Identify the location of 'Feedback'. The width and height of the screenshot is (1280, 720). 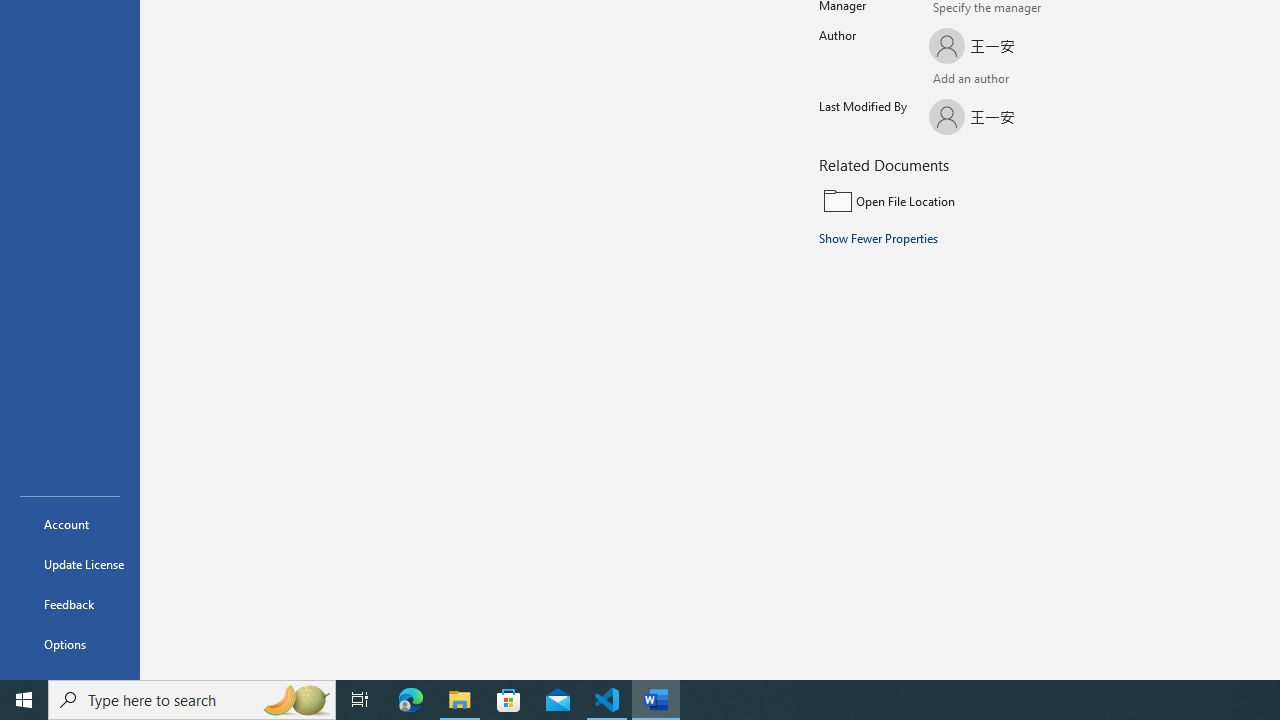
(69, 603).